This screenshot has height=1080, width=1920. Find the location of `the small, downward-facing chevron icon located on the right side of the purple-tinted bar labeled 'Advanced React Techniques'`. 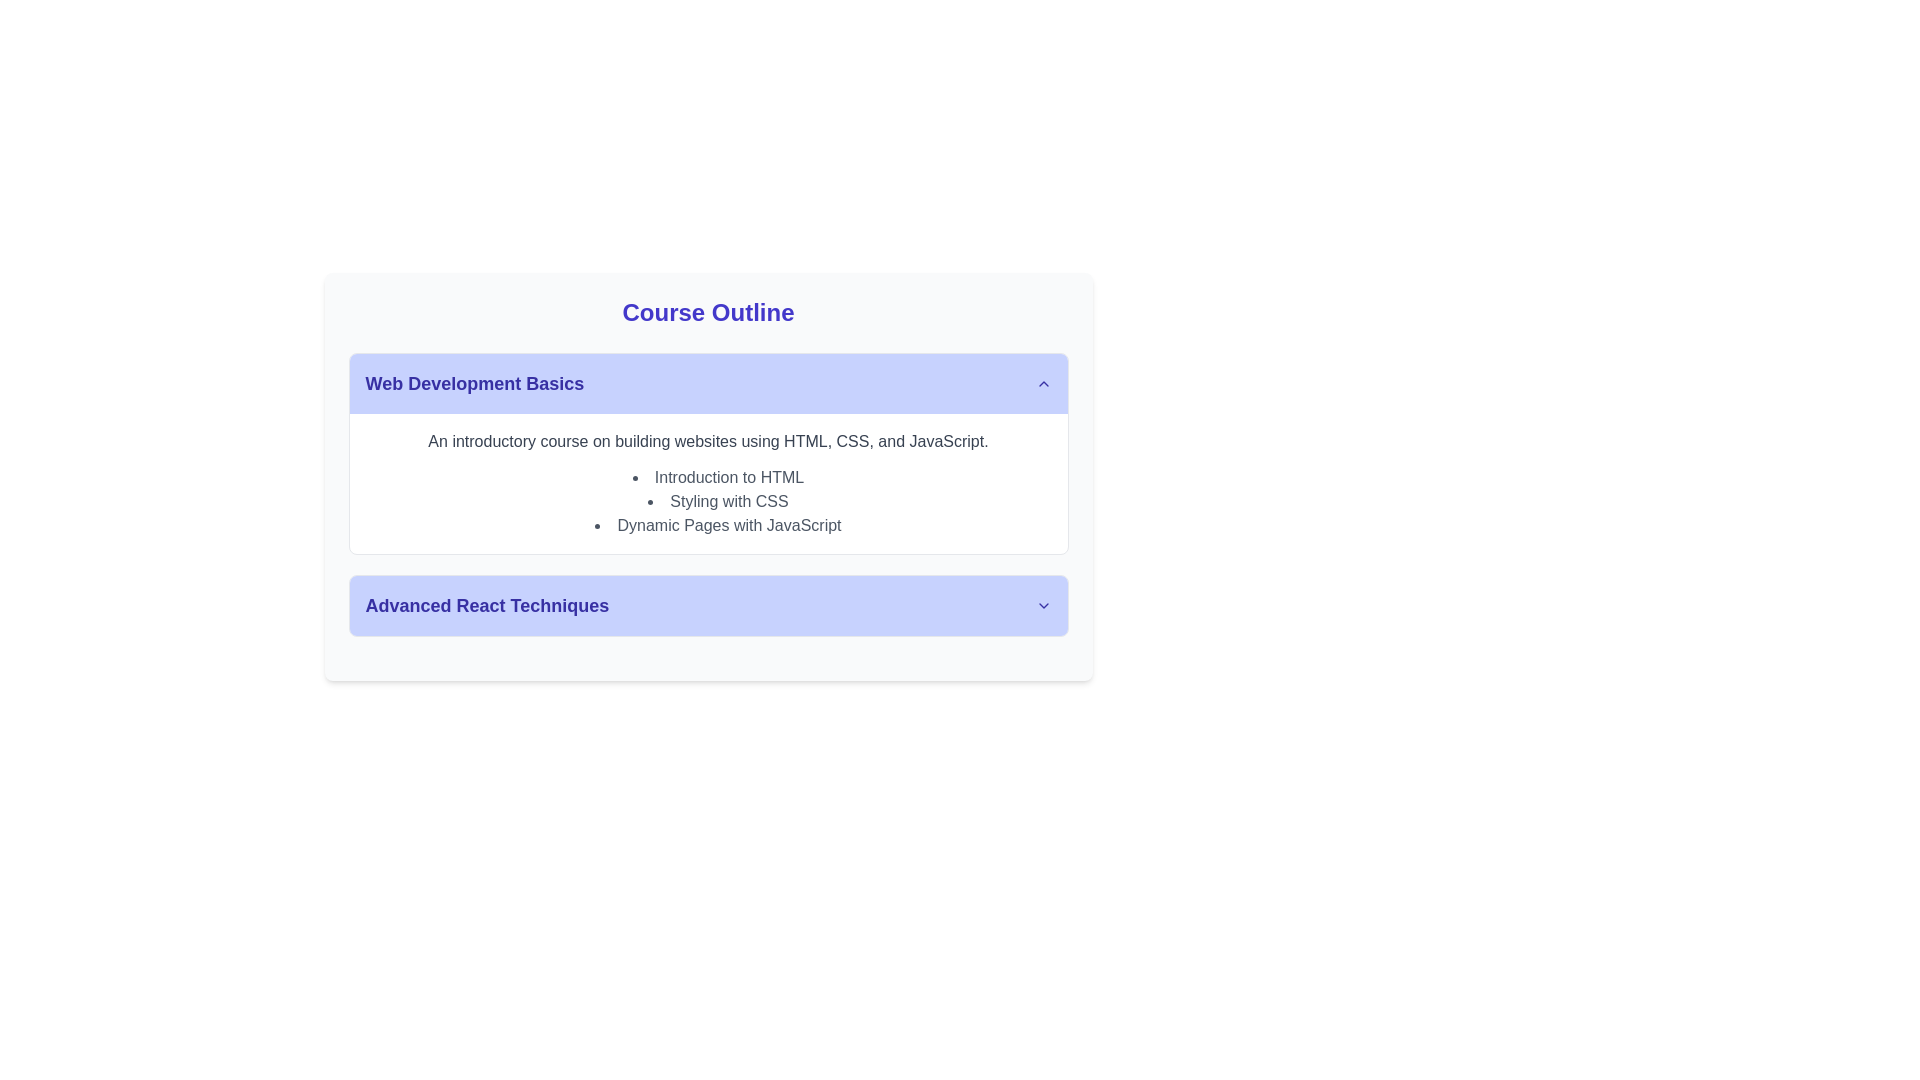

the small, downward-facing chevron icon located on the right side of the purple-tinted bar labeled 'Advanced React Techniques' is located at coordinates (1042, 604).